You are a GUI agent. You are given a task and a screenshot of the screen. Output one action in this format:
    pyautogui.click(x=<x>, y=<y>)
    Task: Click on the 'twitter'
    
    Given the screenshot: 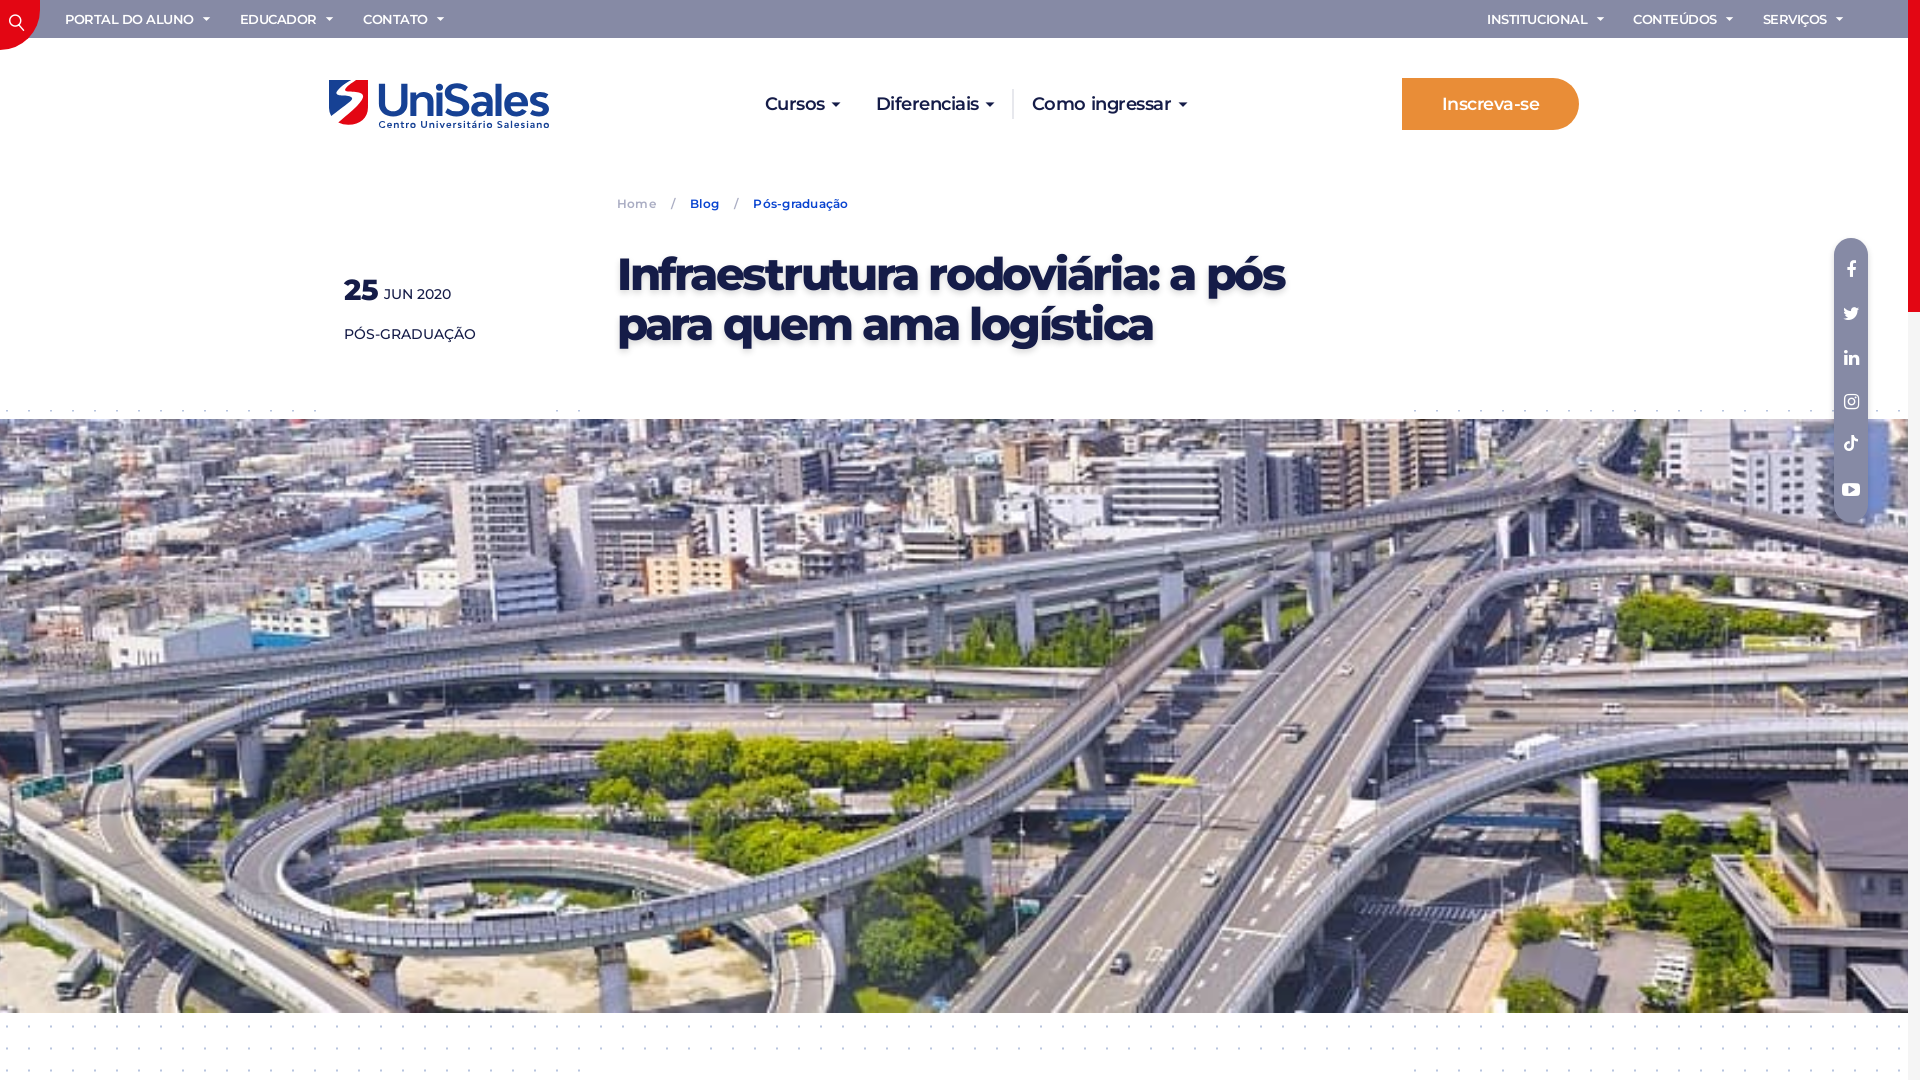 What is the action you would take?
    pyautogui.click(x=1850, y=313)
    